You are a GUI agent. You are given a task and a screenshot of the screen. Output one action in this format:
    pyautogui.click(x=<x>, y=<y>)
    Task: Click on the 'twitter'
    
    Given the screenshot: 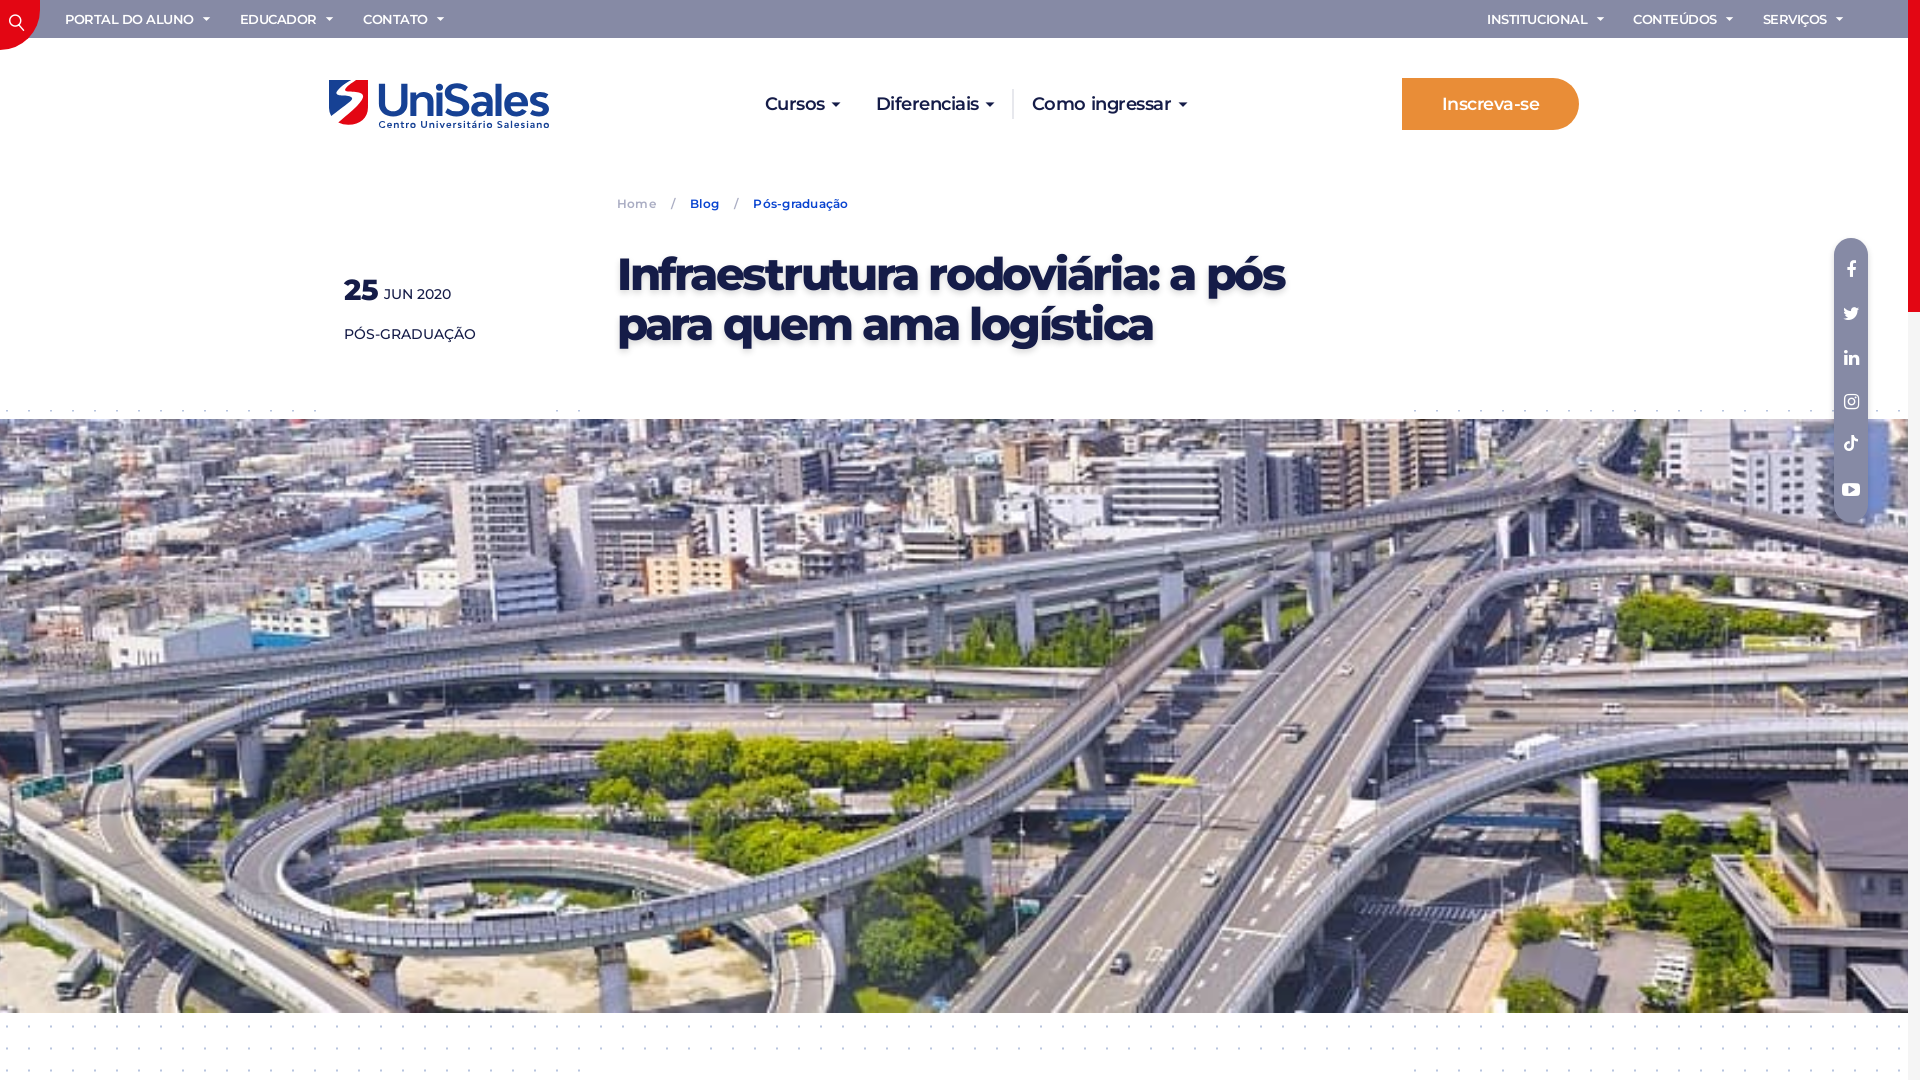 What is the action you would take?
    pyautogui.click(x=1850, y=313)
    